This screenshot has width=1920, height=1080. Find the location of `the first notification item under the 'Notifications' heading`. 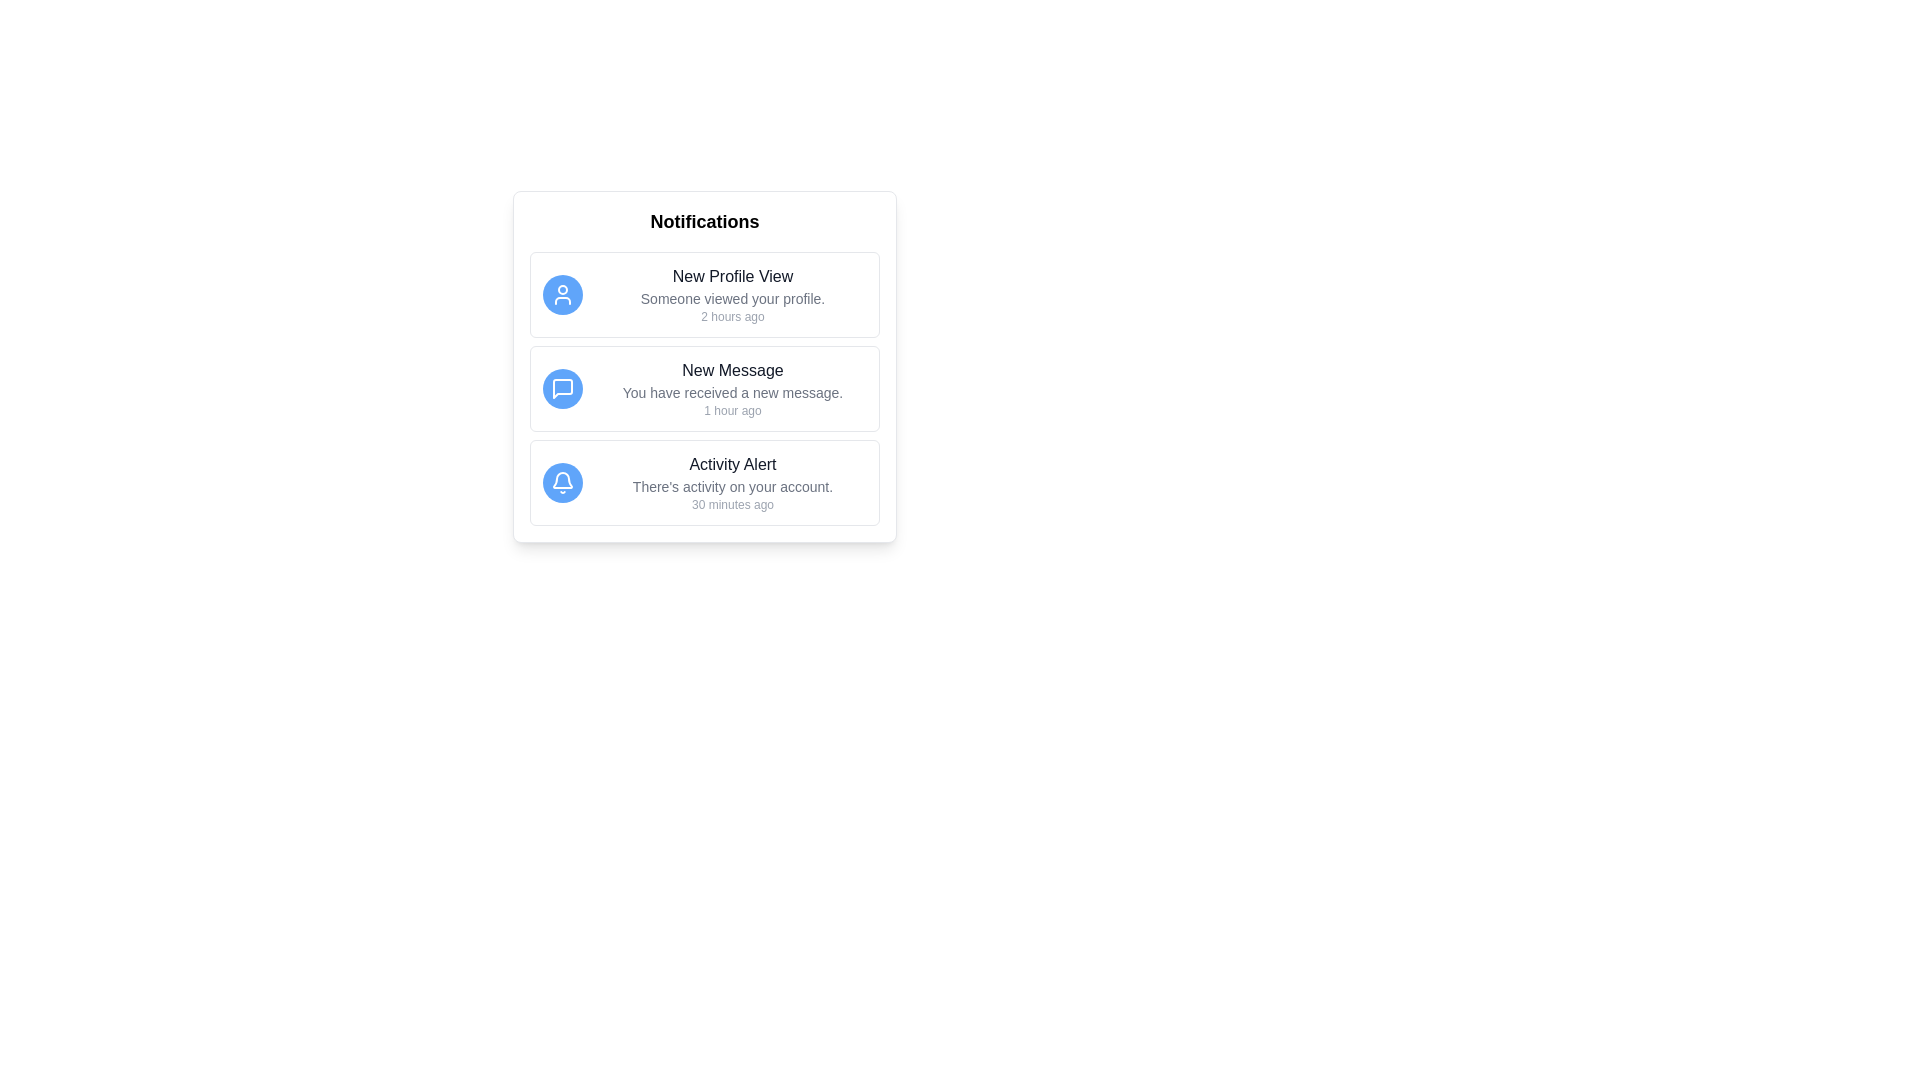

the first notification item under the 'Notifications' heading is located at coordinates (705, 294).